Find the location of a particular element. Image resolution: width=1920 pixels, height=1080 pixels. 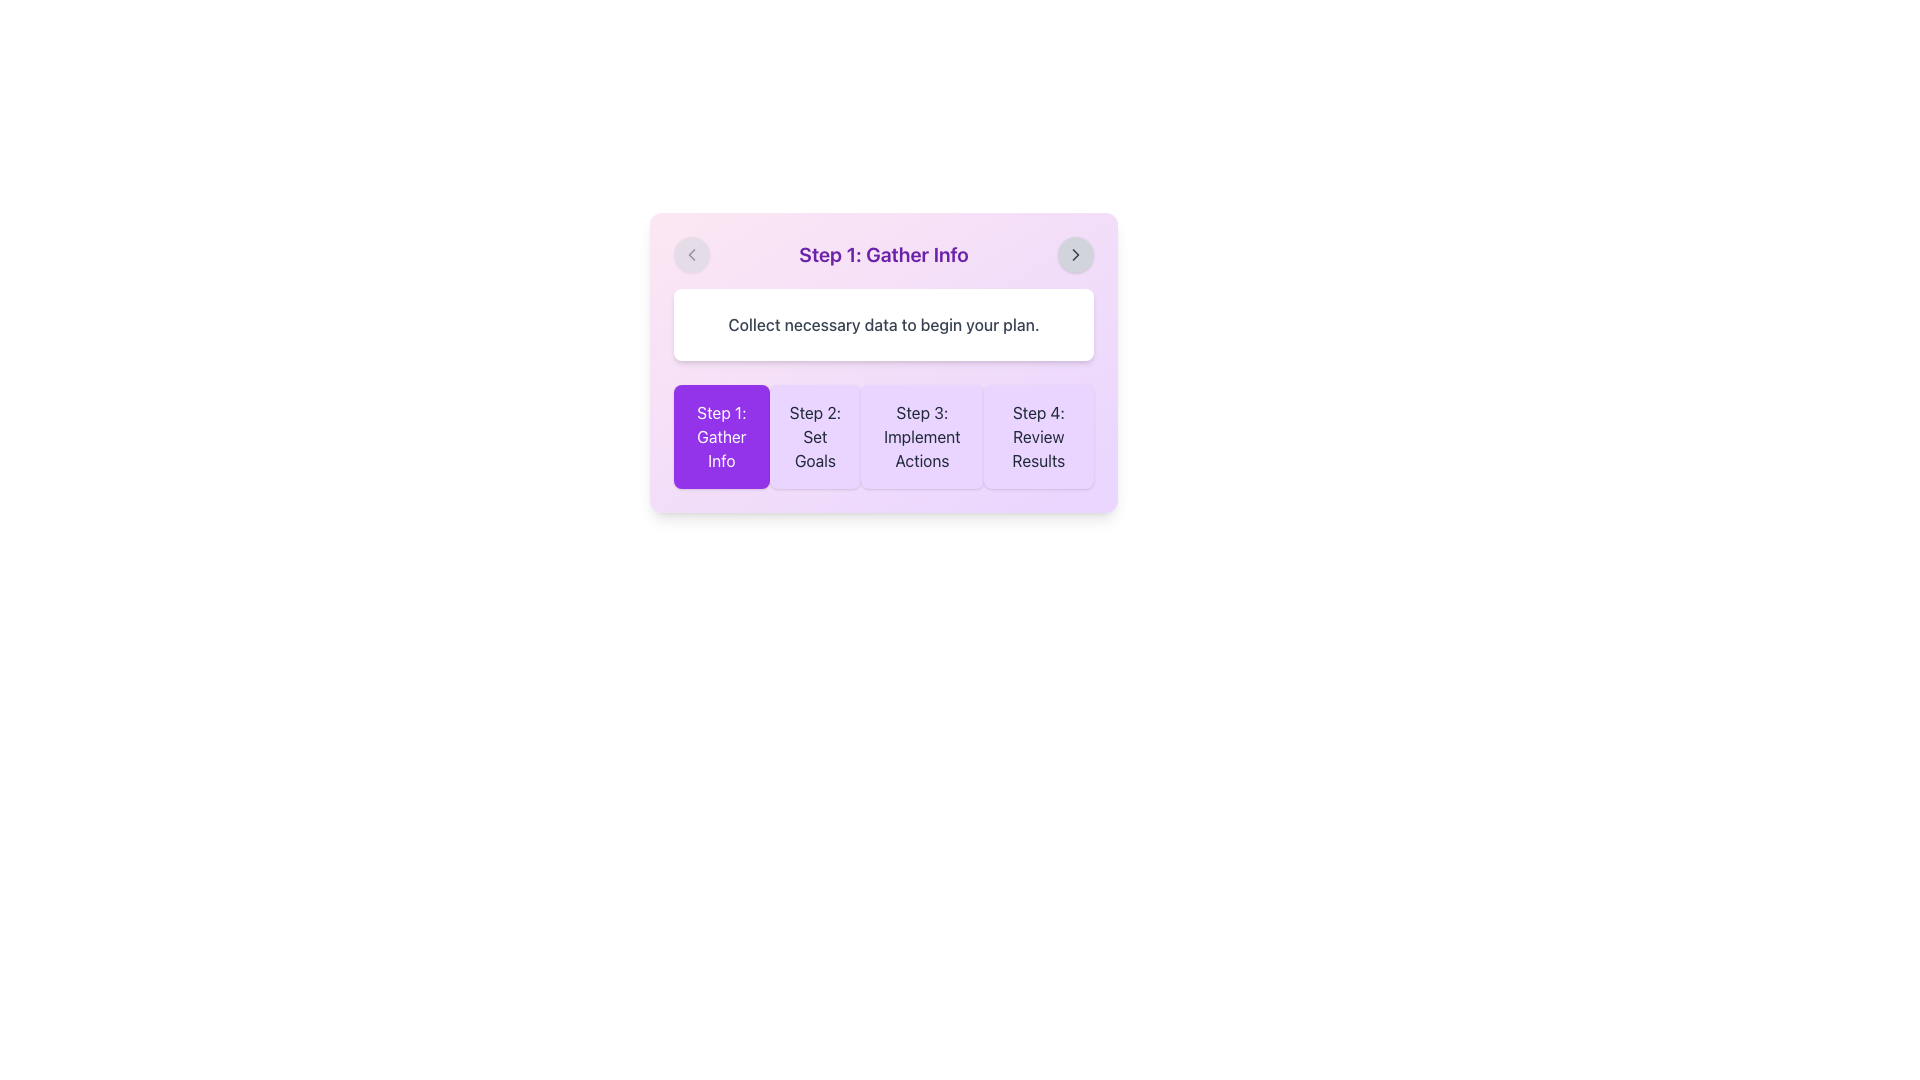

the 'Step 3: Implement Actions' button, which is the third button in a horizontal row of four buttons located in the bottom section of a rectangular card layout is located at coordinates (921, 435).